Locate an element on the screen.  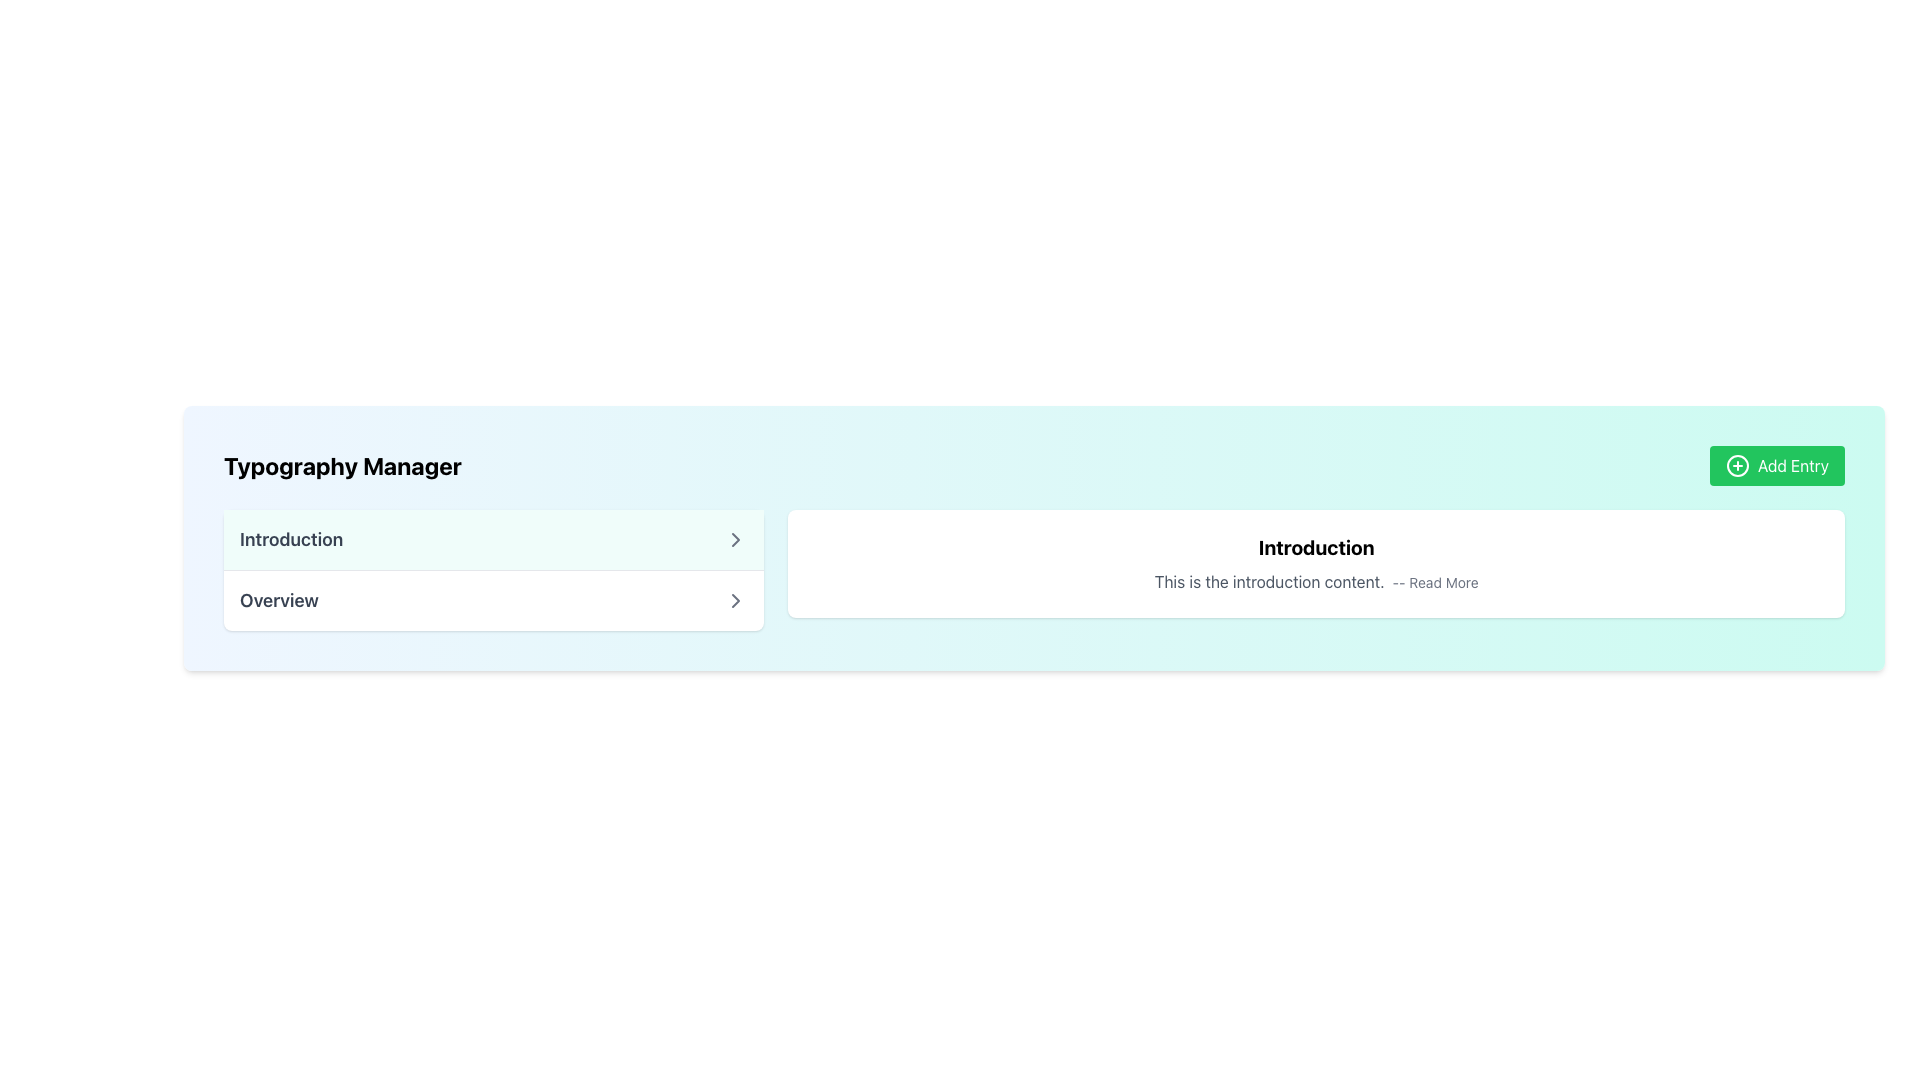
the 'Overview' navigation button located as the second item in the vertical list on the left section of the interface is located at coordinates (494, 599).